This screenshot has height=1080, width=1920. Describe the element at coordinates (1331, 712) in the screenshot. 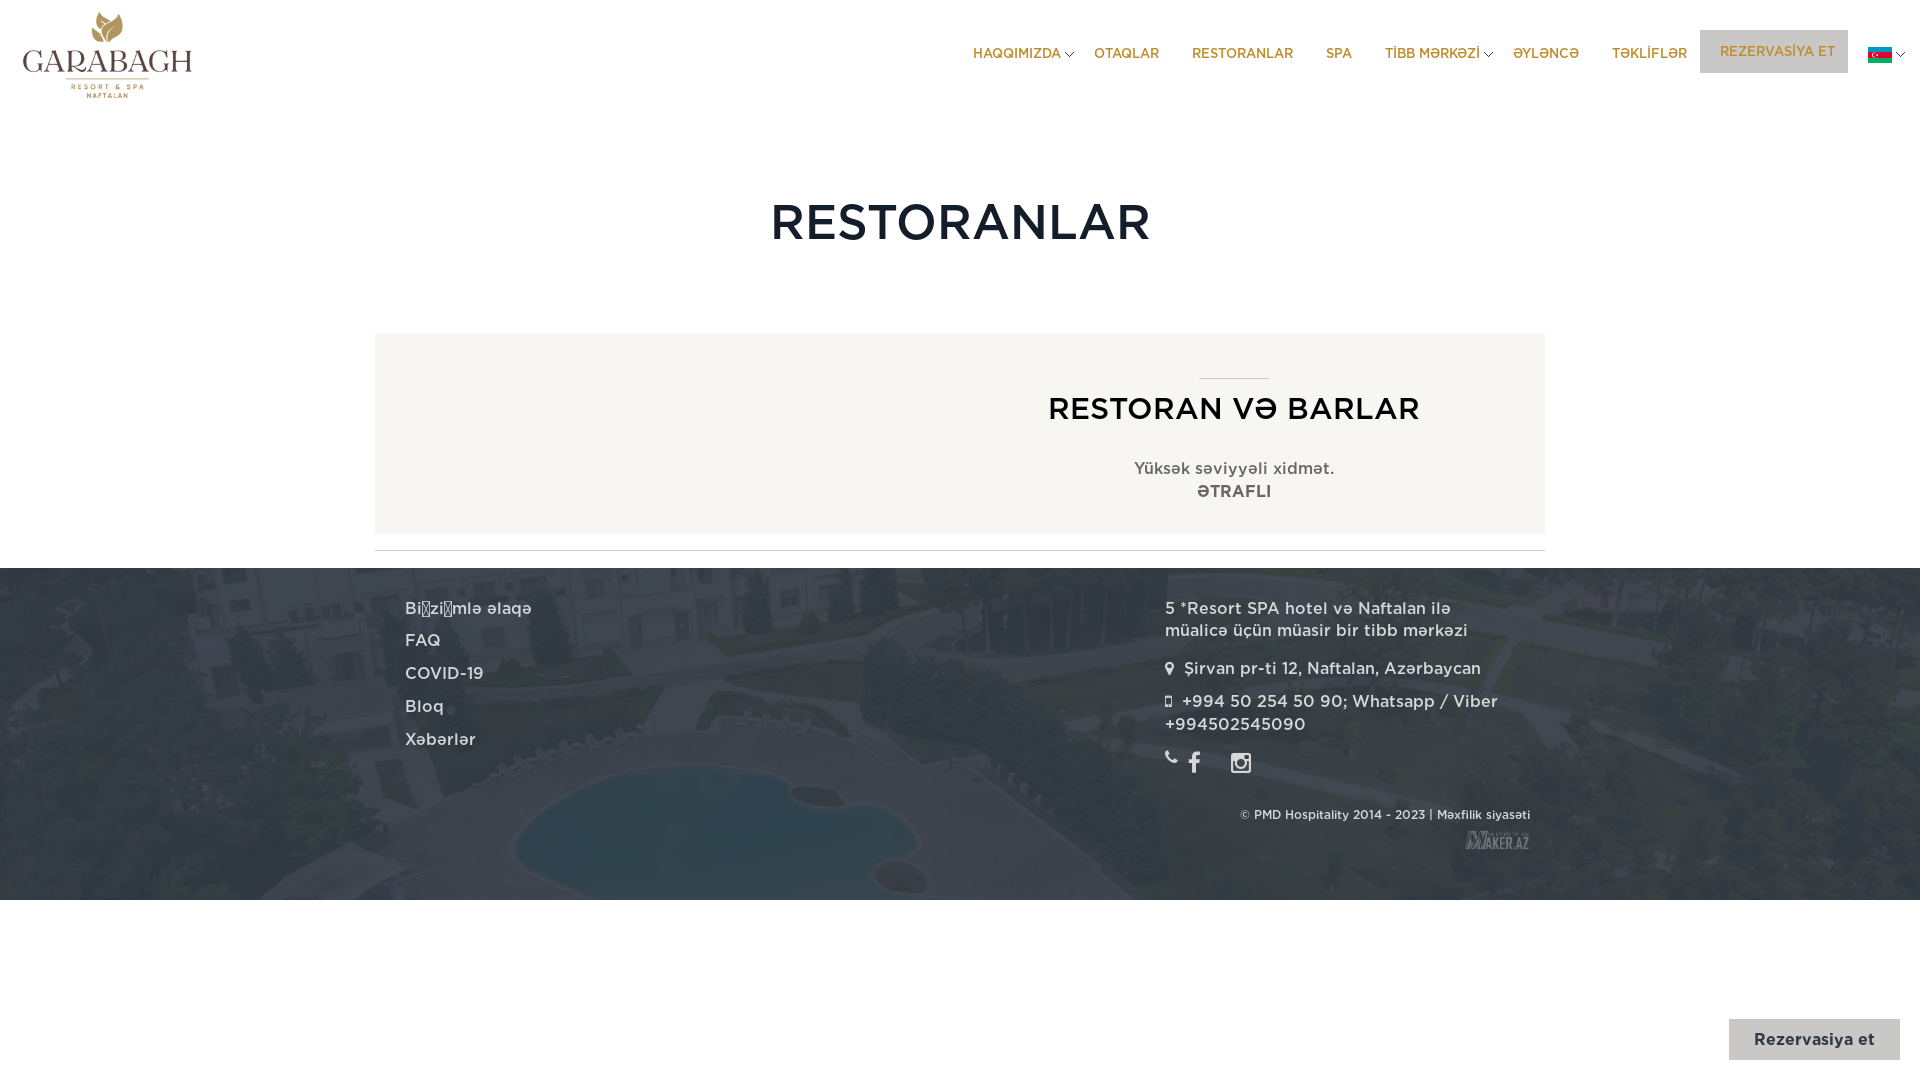

I see `'+994 50 254 50 90; Whatsapp / Viber +994502545090'` at that location.